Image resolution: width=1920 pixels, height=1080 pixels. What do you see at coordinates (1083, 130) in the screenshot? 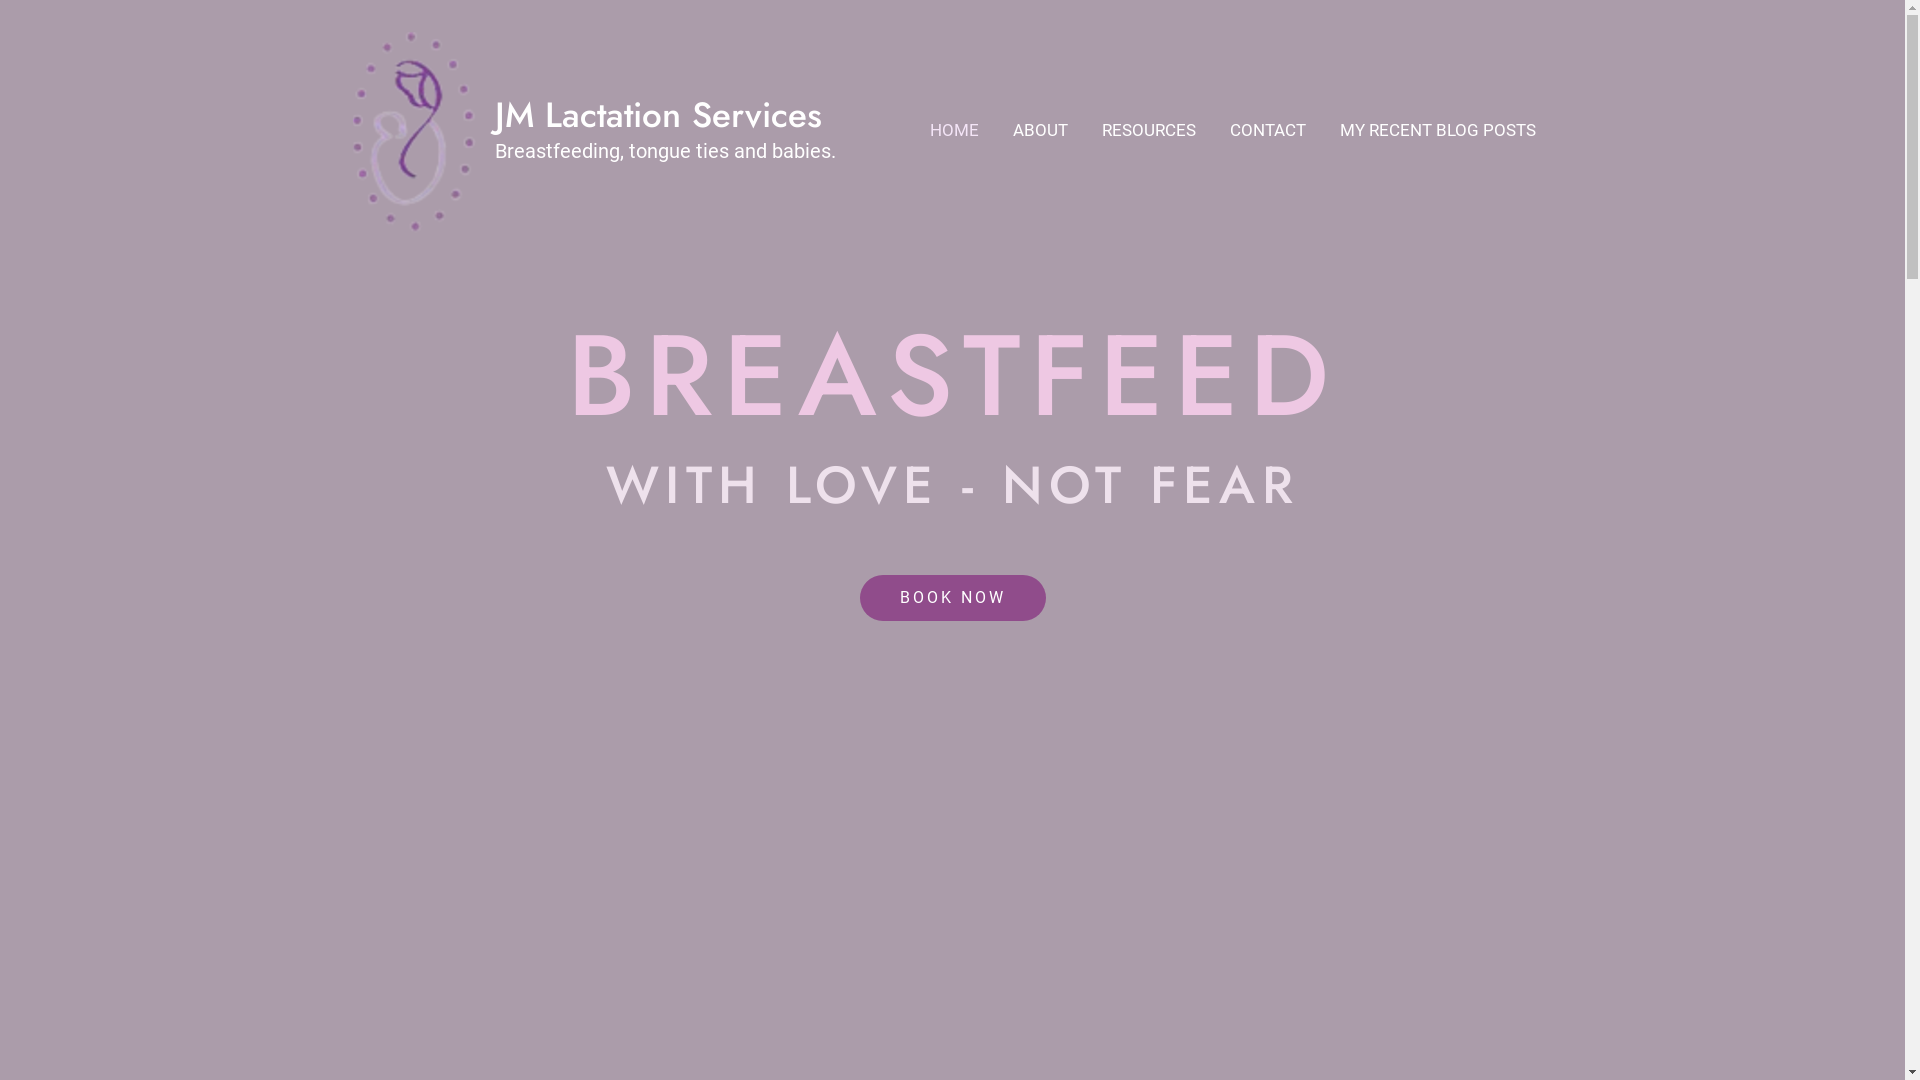
I see `'RESOURCES'` at bounding box center [1083, 130].